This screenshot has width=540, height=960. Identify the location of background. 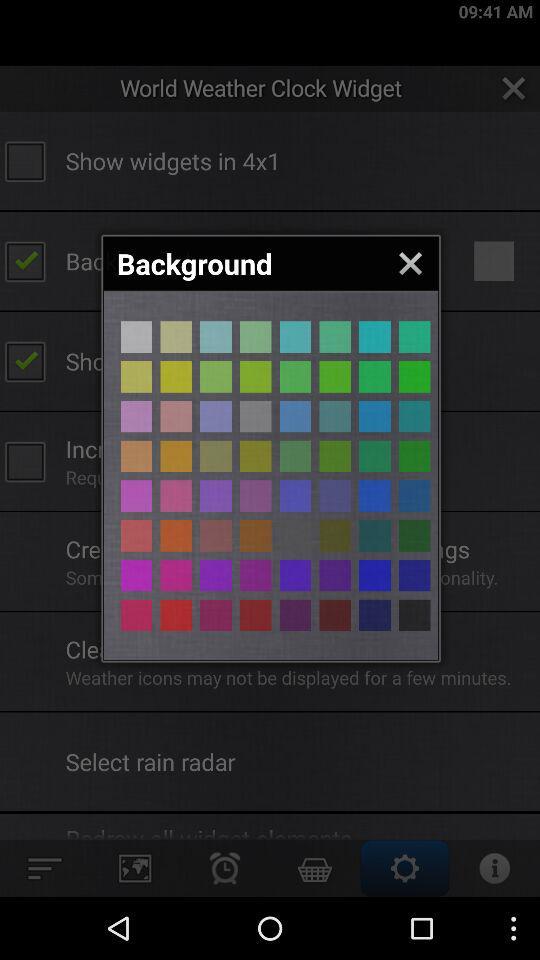
(294, 495).